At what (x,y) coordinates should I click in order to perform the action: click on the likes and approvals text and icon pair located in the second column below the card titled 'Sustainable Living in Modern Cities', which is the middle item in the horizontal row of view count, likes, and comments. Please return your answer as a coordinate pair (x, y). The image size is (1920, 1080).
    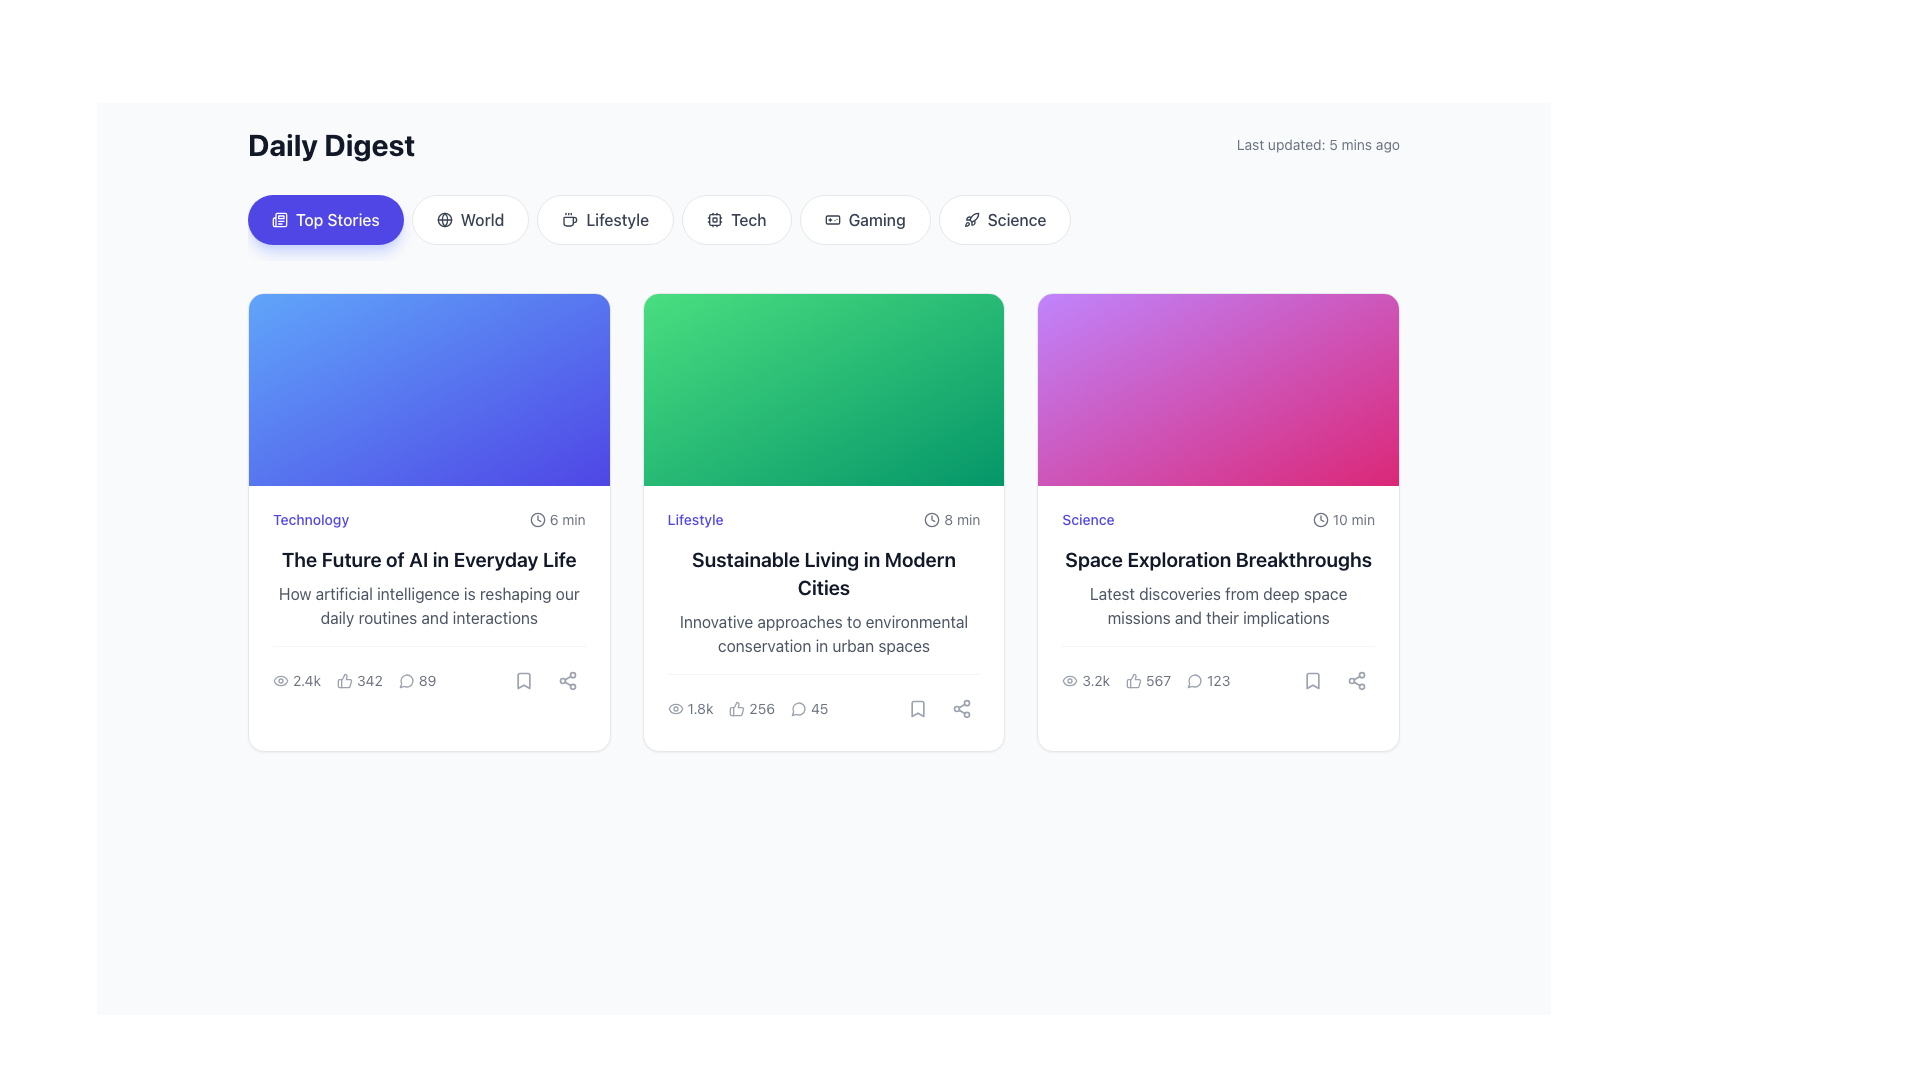
    Looking at the image, I should click on (751, 708).